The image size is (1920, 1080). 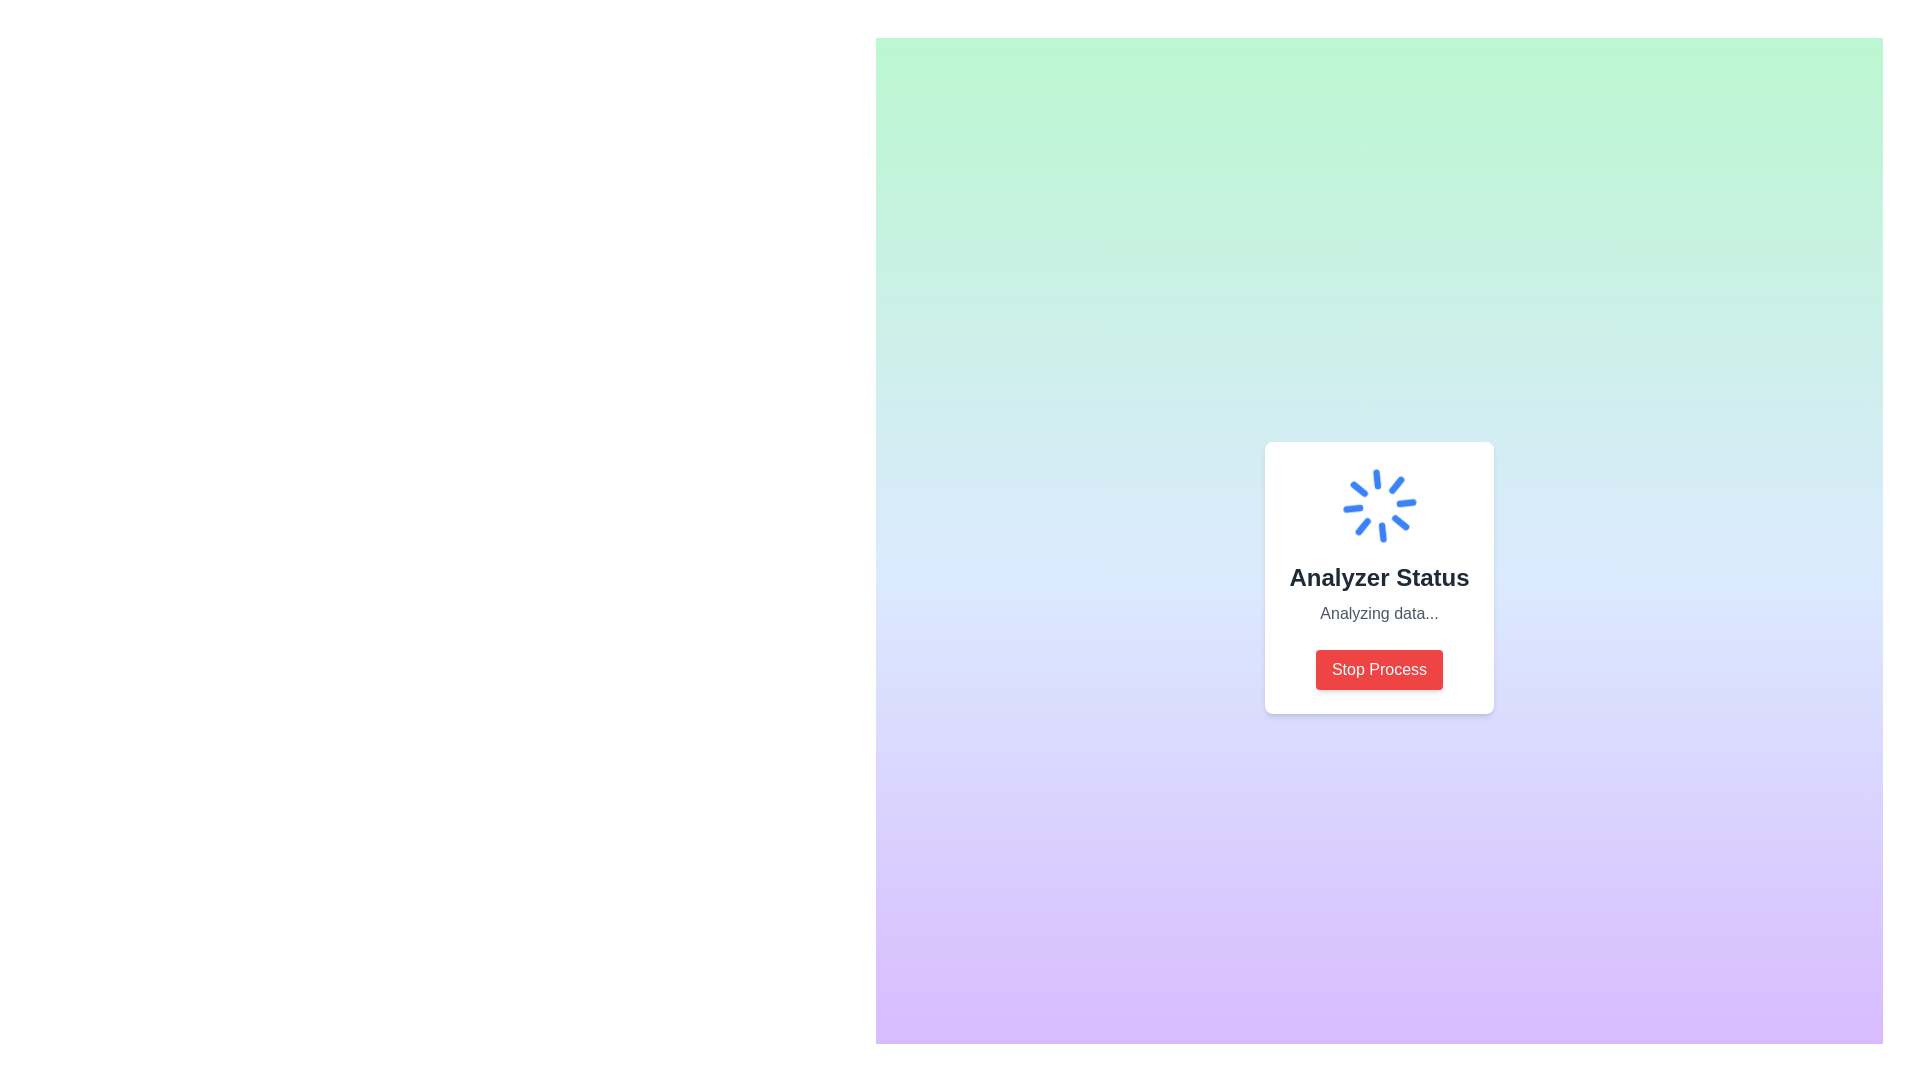 What do you see at coordinates (1378, 612) in the screenshot?
I see `the text label displaying 'Analyzing data...' located within the 'Analyzer Status' panel` at bounding box center [1378, 612].